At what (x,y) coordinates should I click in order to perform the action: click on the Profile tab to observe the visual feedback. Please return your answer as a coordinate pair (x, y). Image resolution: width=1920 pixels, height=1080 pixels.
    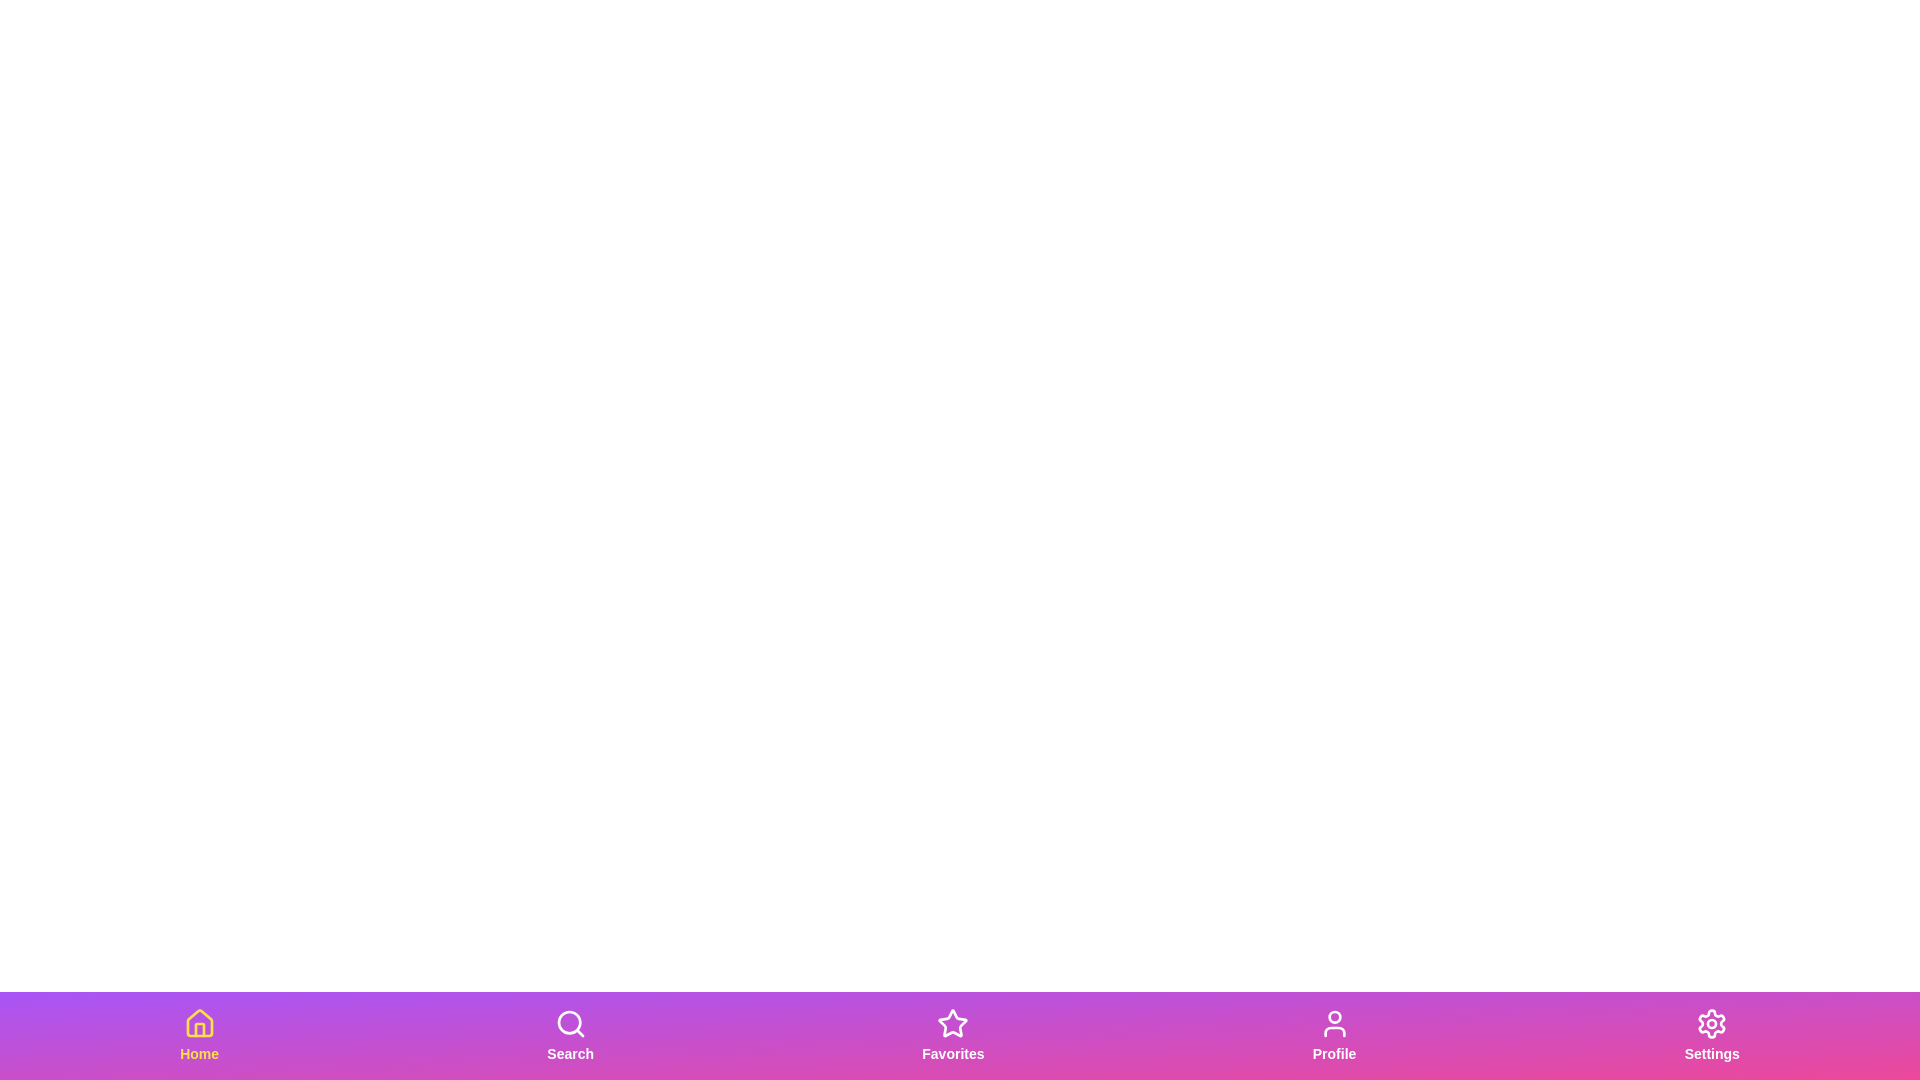
    Looking at the image, I should click on (1334, 1035).